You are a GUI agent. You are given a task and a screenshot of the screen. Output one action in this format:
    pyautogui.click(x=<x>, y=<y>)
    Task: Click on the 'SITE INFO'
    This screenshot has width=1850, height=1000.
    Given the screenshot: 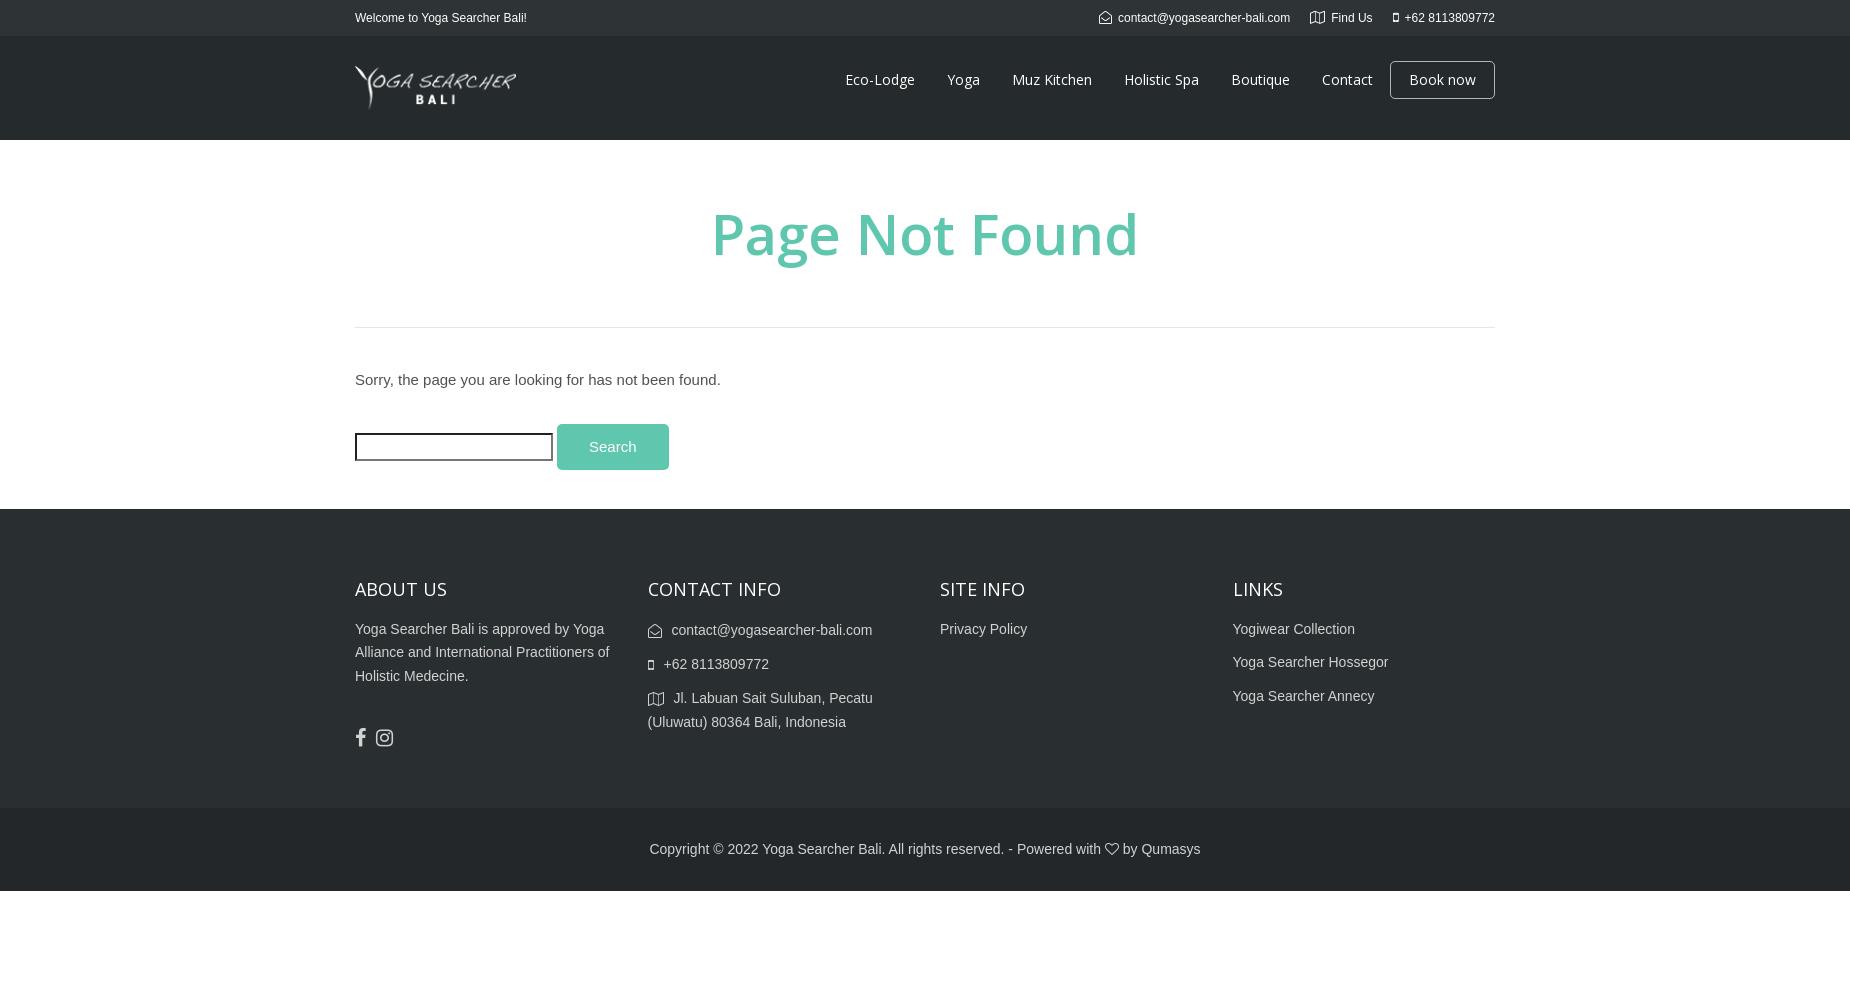 What is the action you would take?
    pyautogui.click(x=981, y=587)
    